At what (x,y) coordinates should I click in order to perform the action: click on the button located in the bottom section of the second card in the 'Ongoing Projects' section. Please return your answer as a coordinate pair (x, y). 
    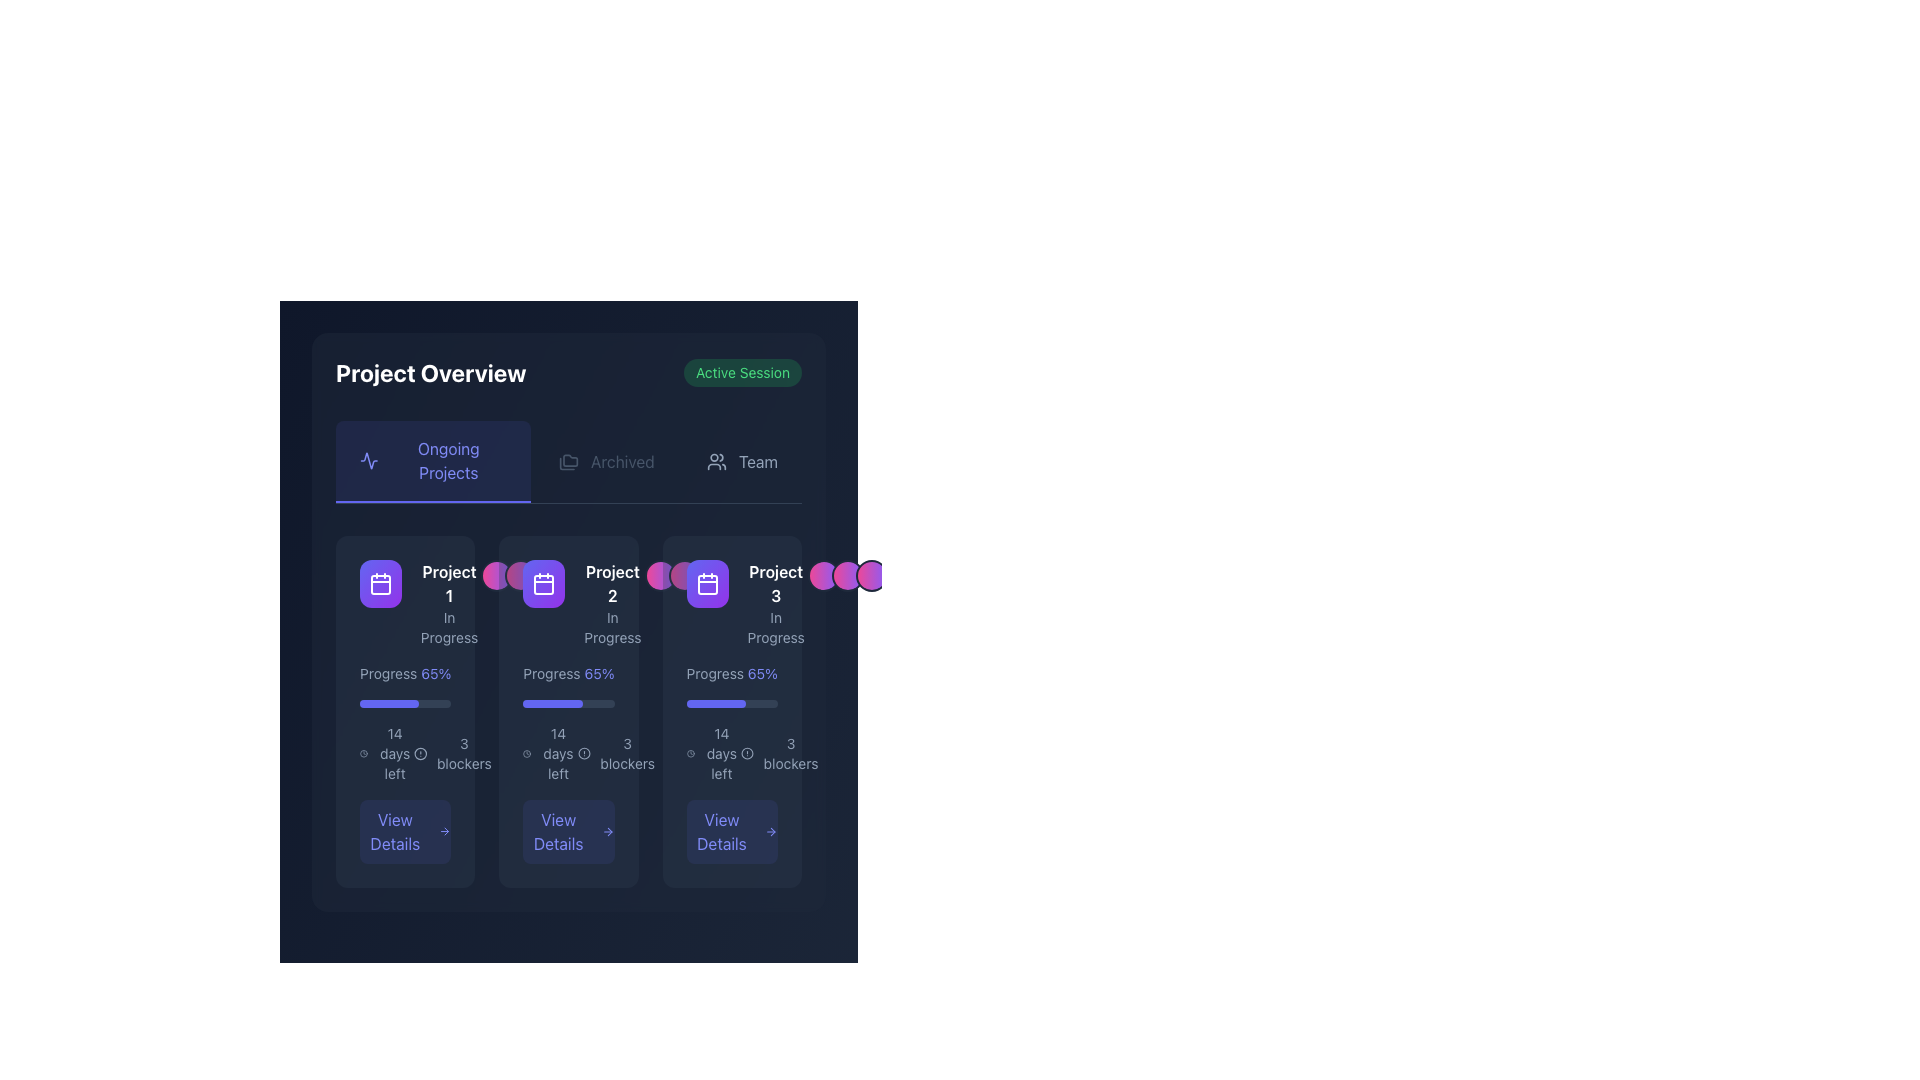
    Looking at the image, I should click on (567, 832).